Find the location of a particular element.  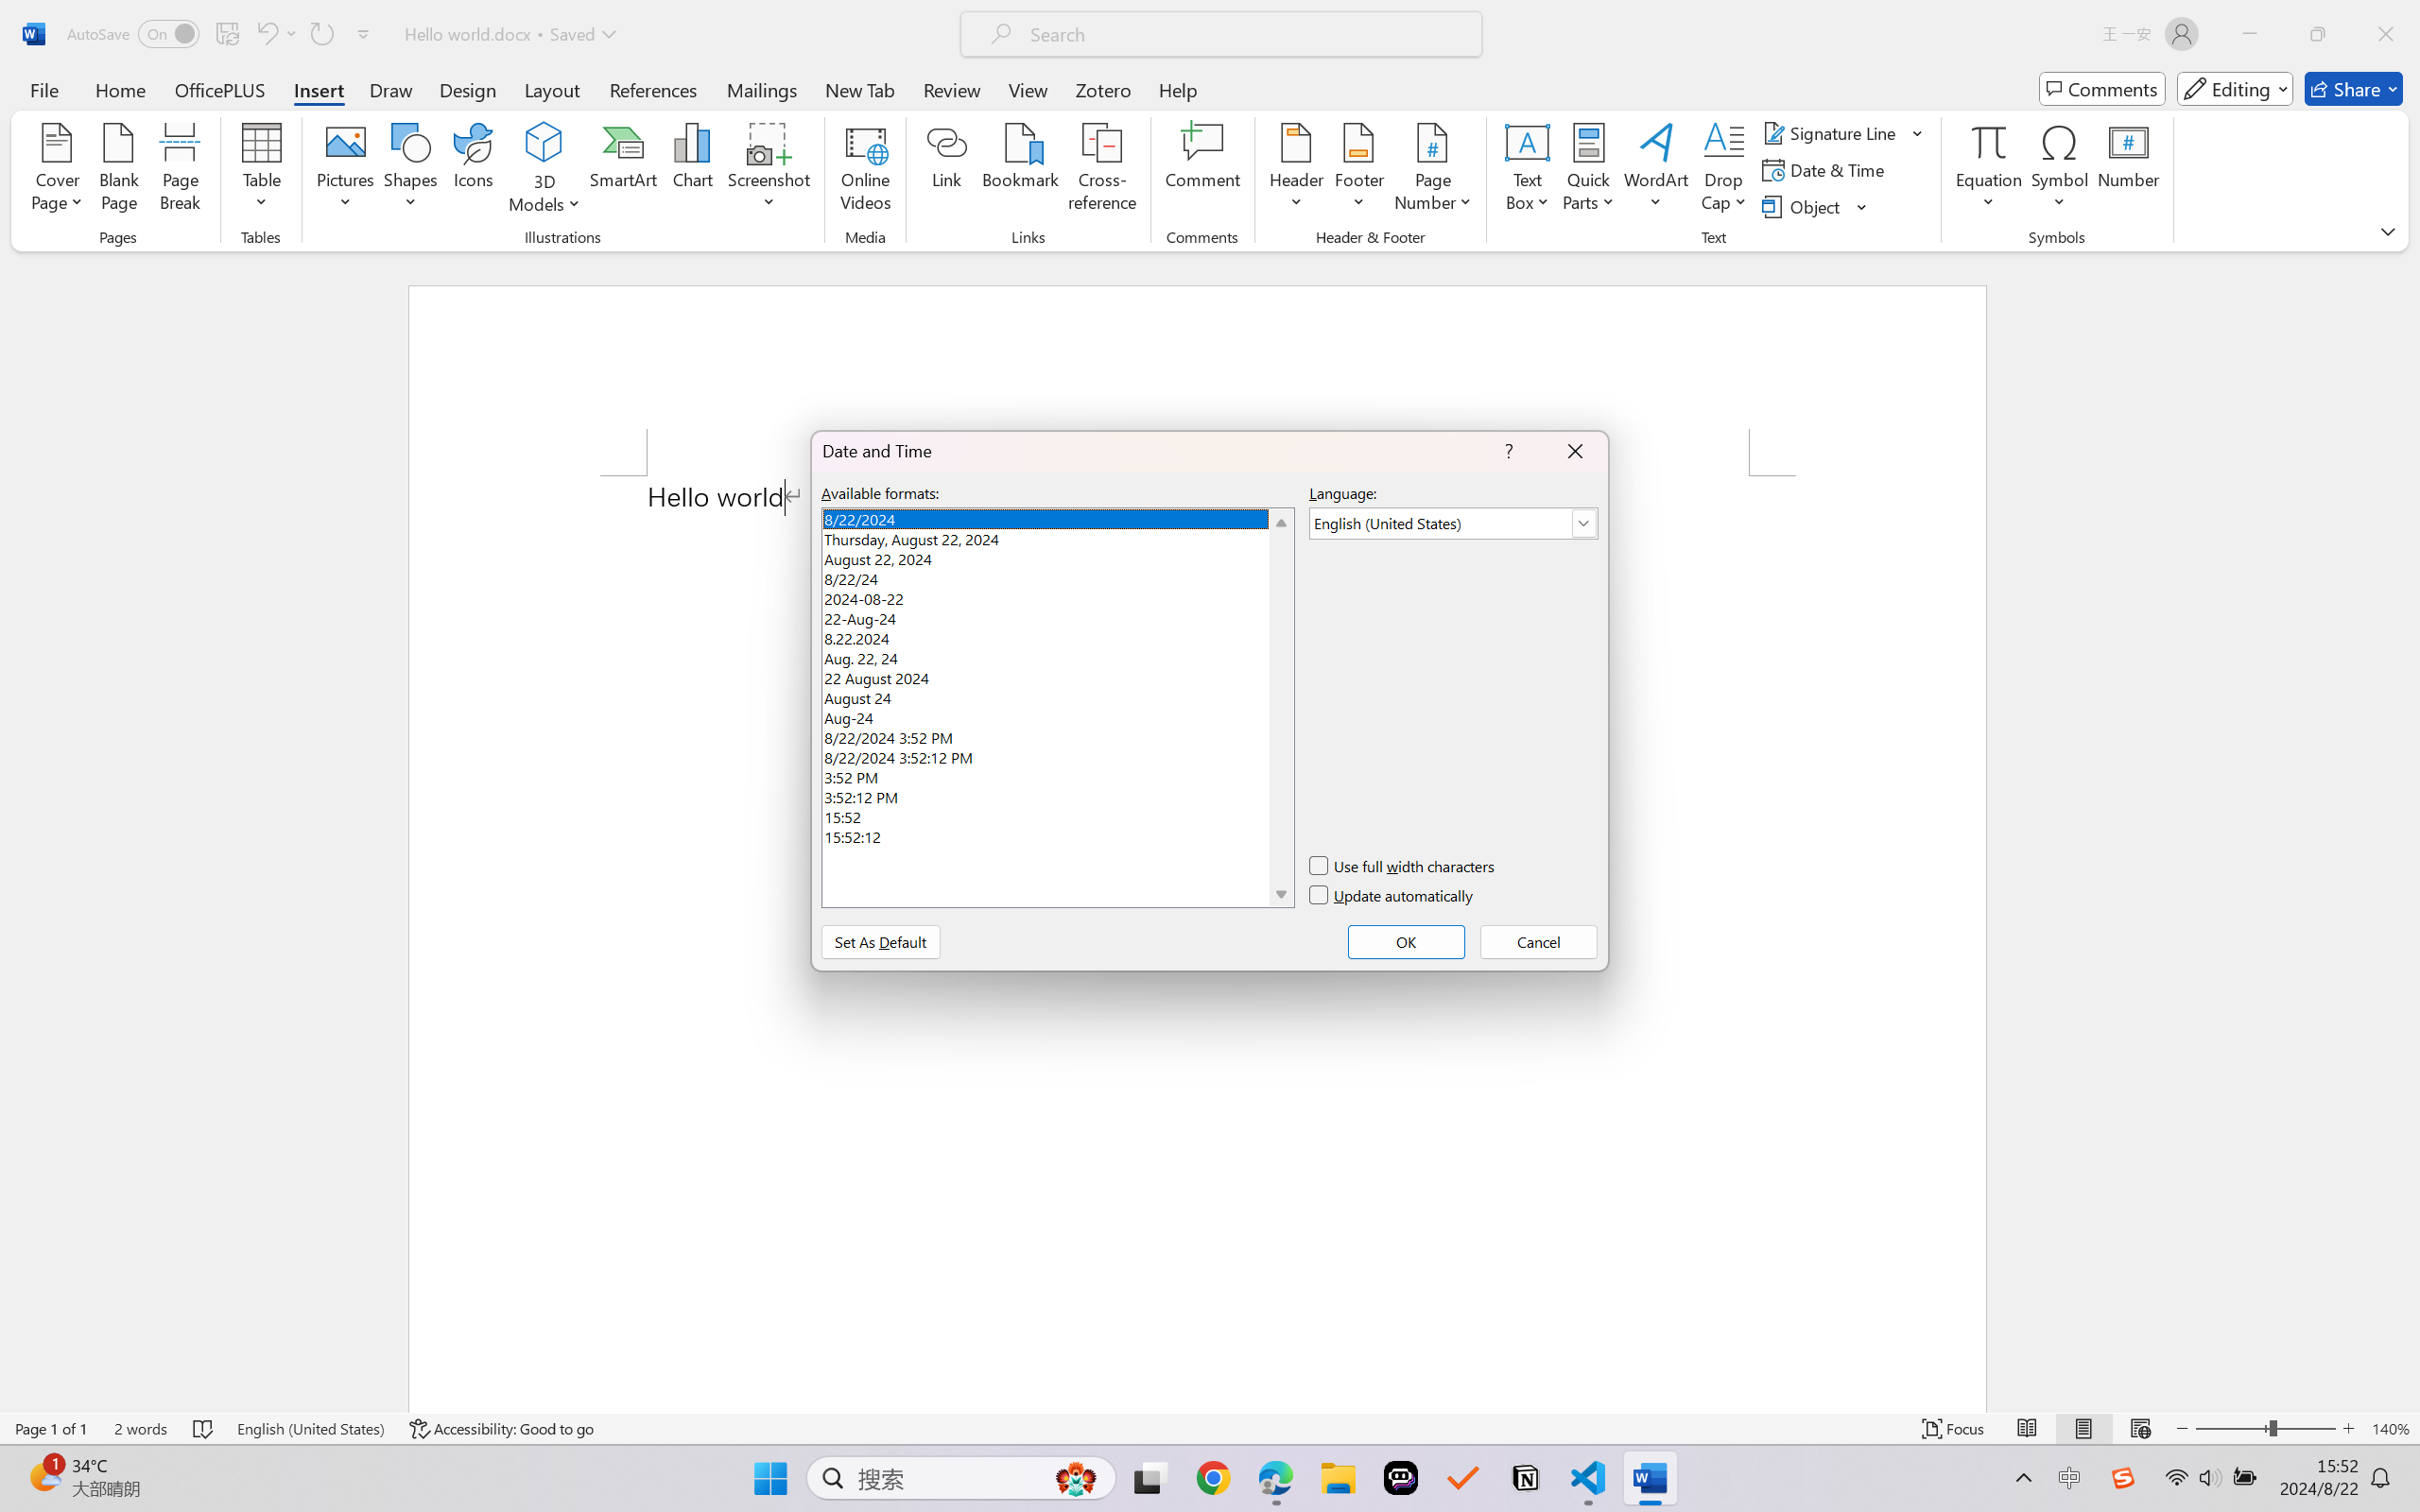

'OK' is located at coordinates (1406, 940).